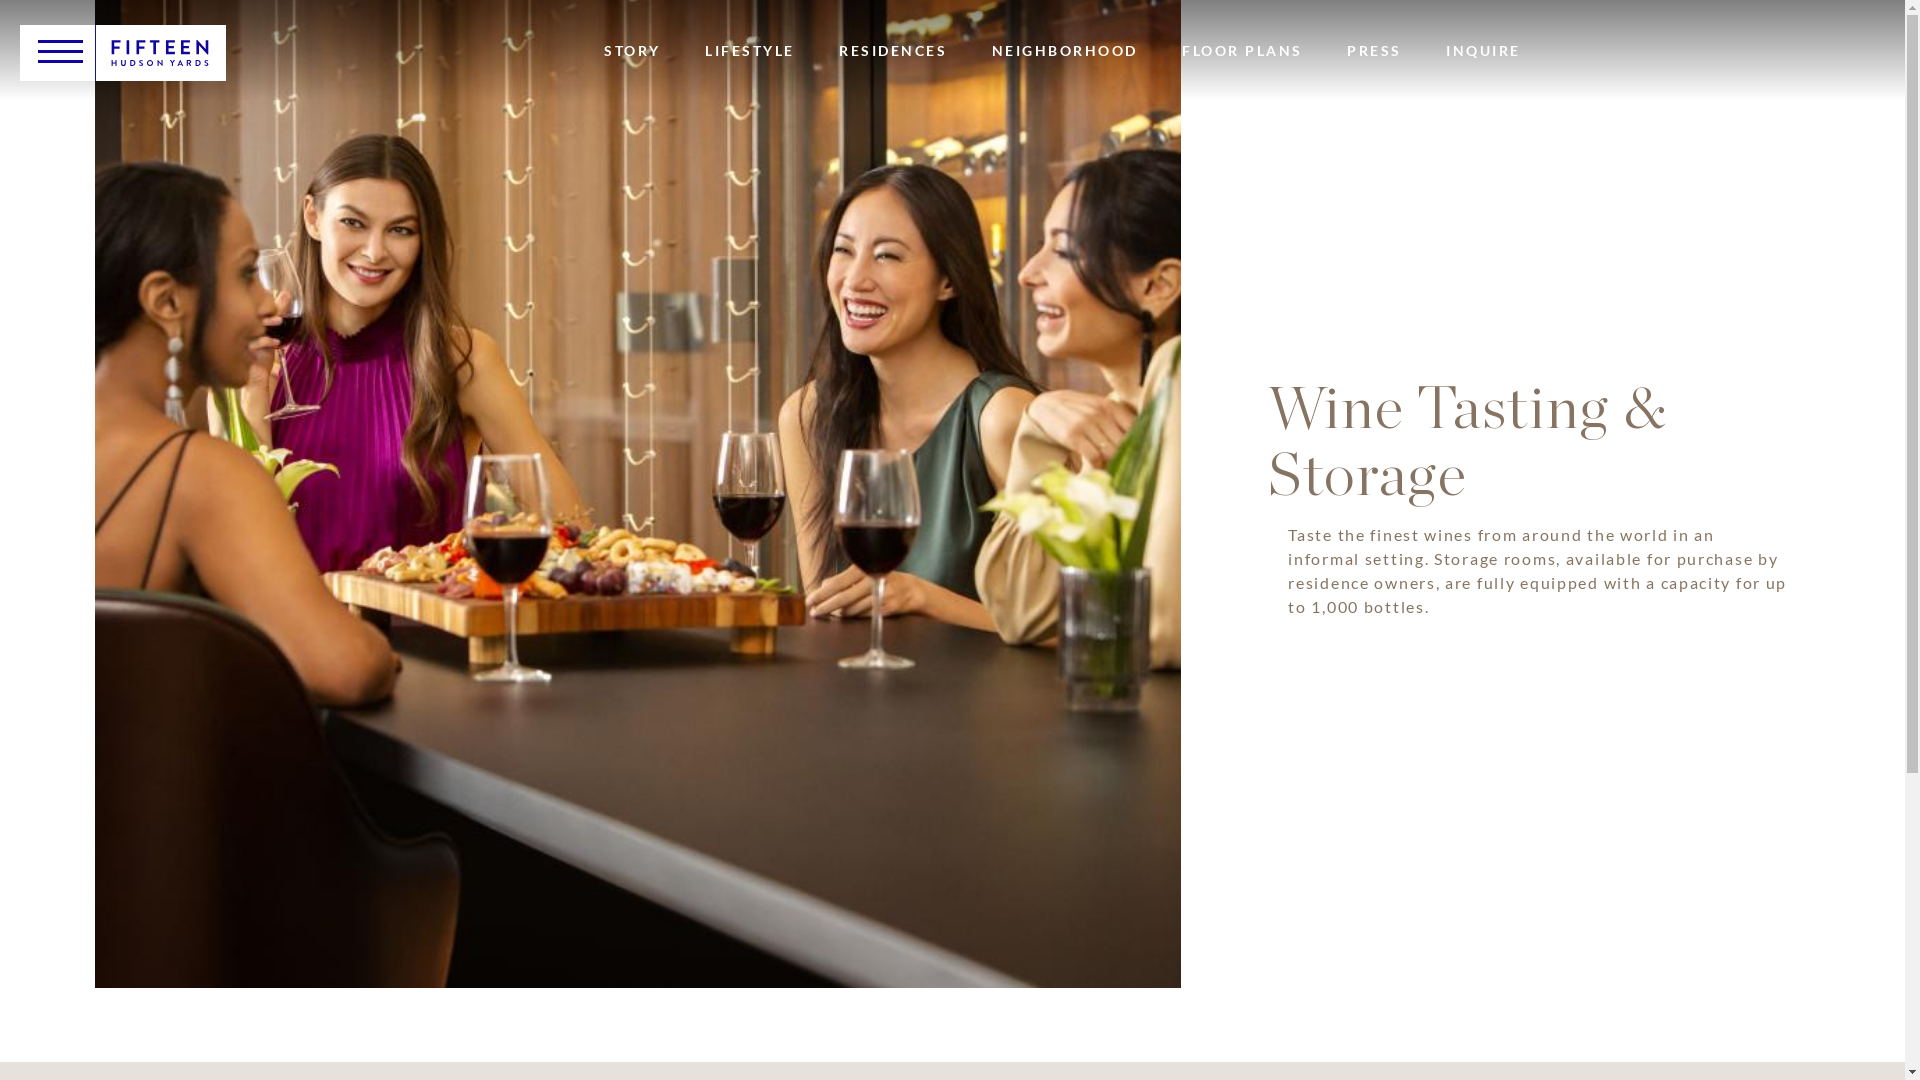  Describe the element at coordinates (1445, 49) in the screenshot. I see `'INQUIRE'` at that location.